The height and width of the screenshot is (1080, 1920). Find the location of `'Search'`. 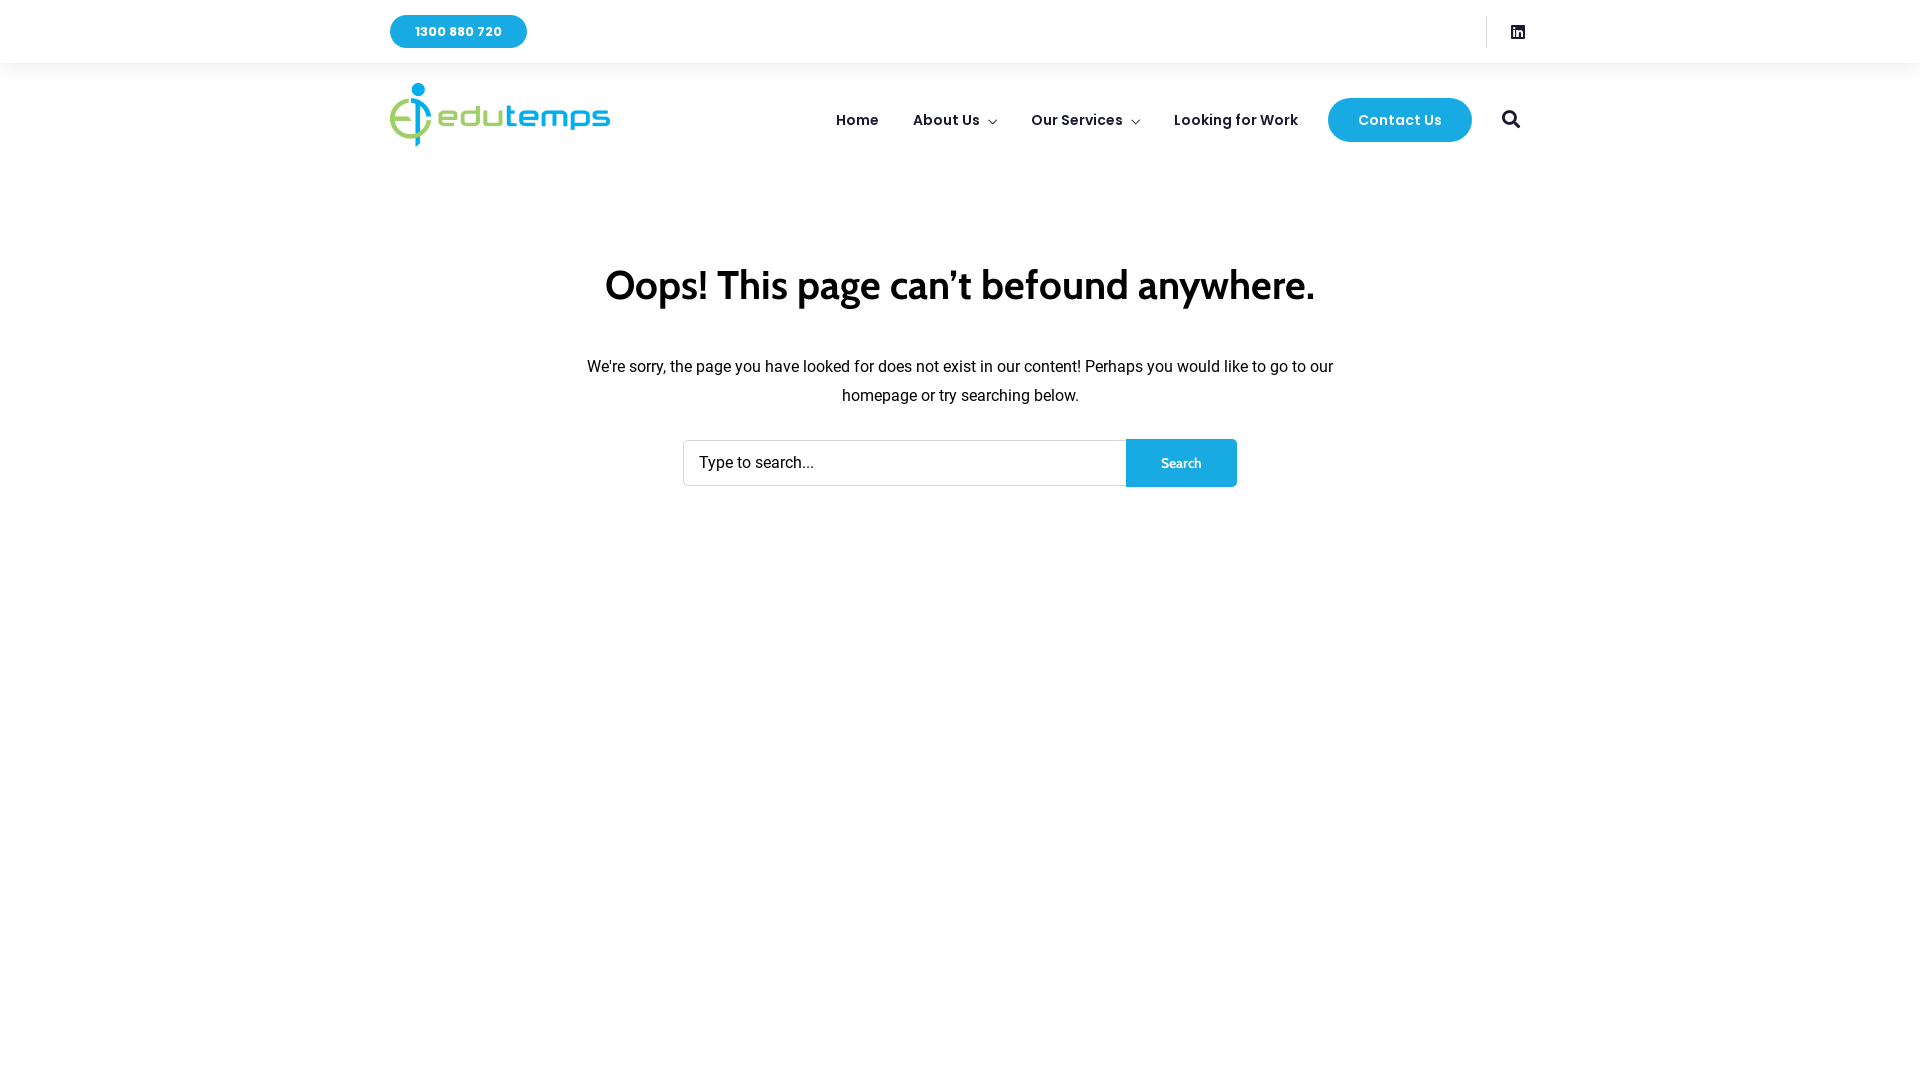

'Search' is located at coordinates (1181, 462).